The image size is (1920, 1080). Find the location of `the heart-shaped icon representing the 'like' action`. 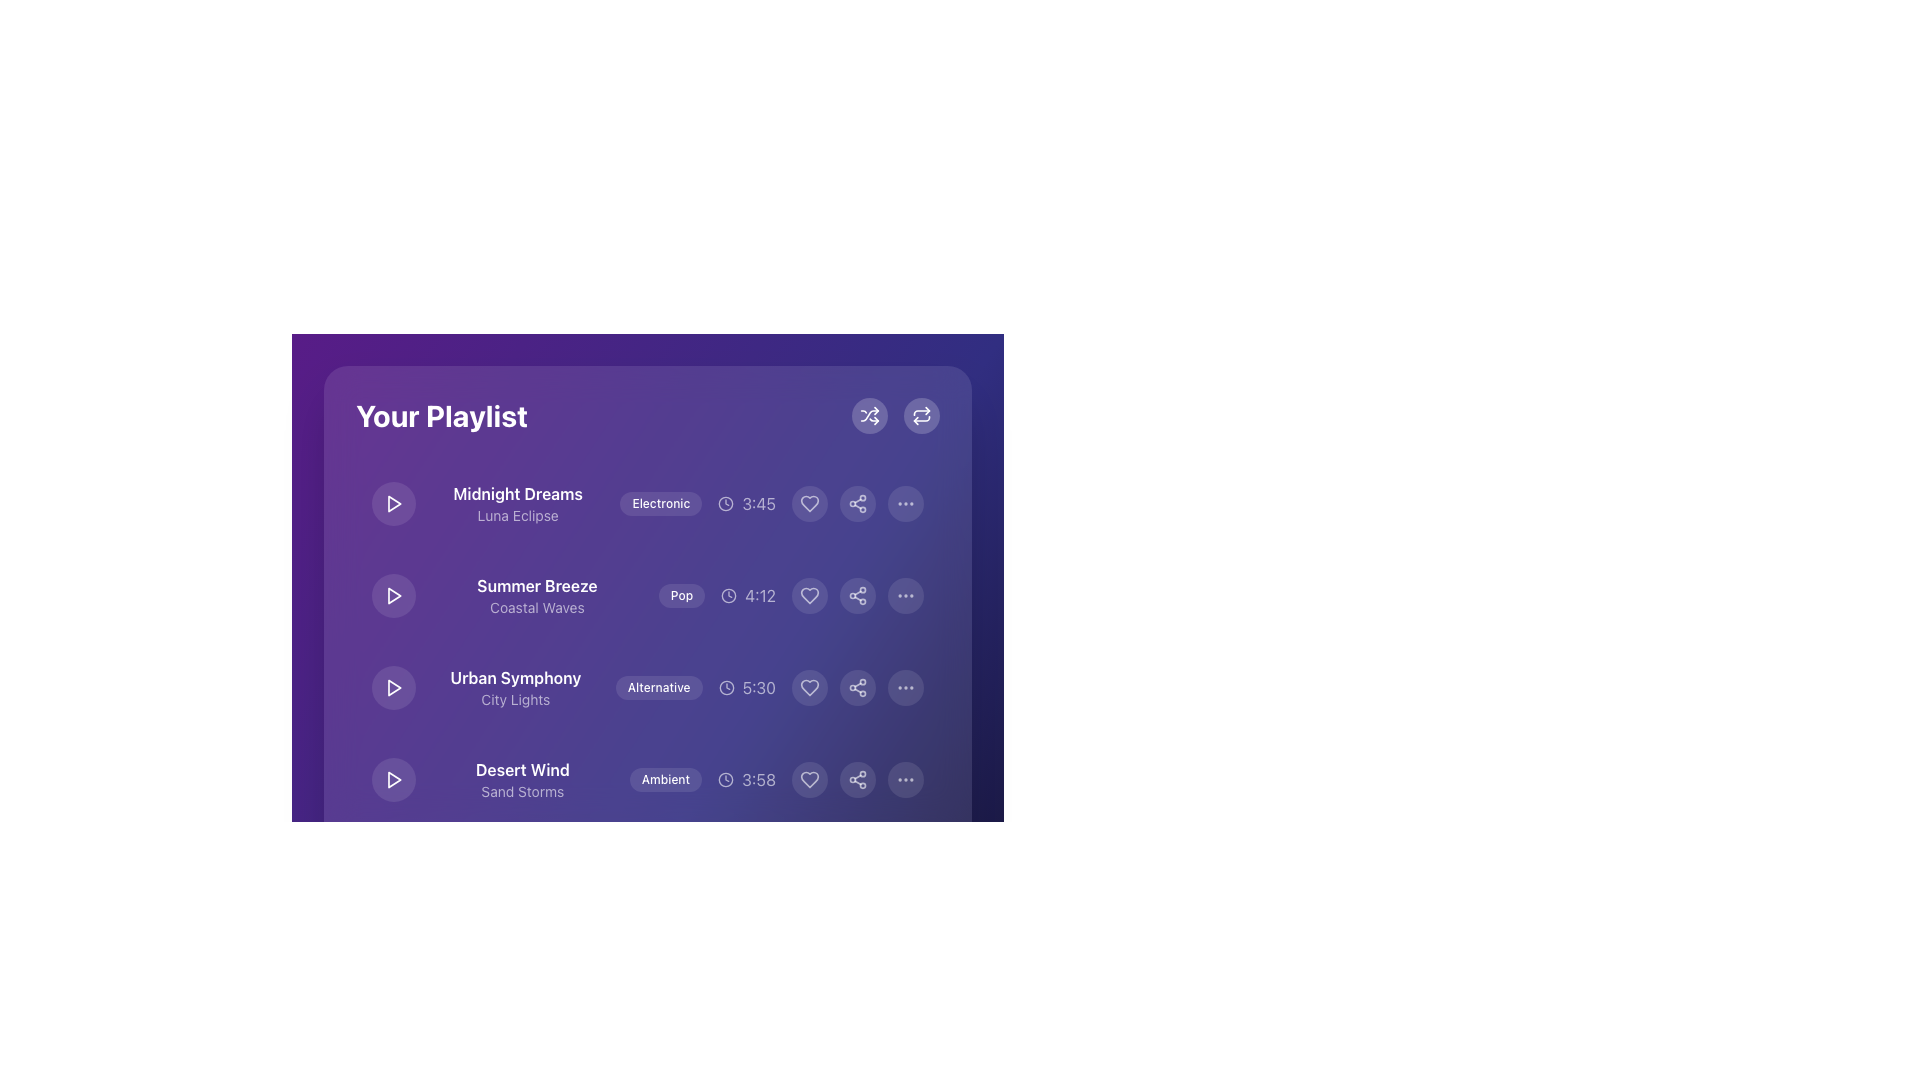

the heart-shaped icon representing the 'like' action is located at coordinates (810, 686).